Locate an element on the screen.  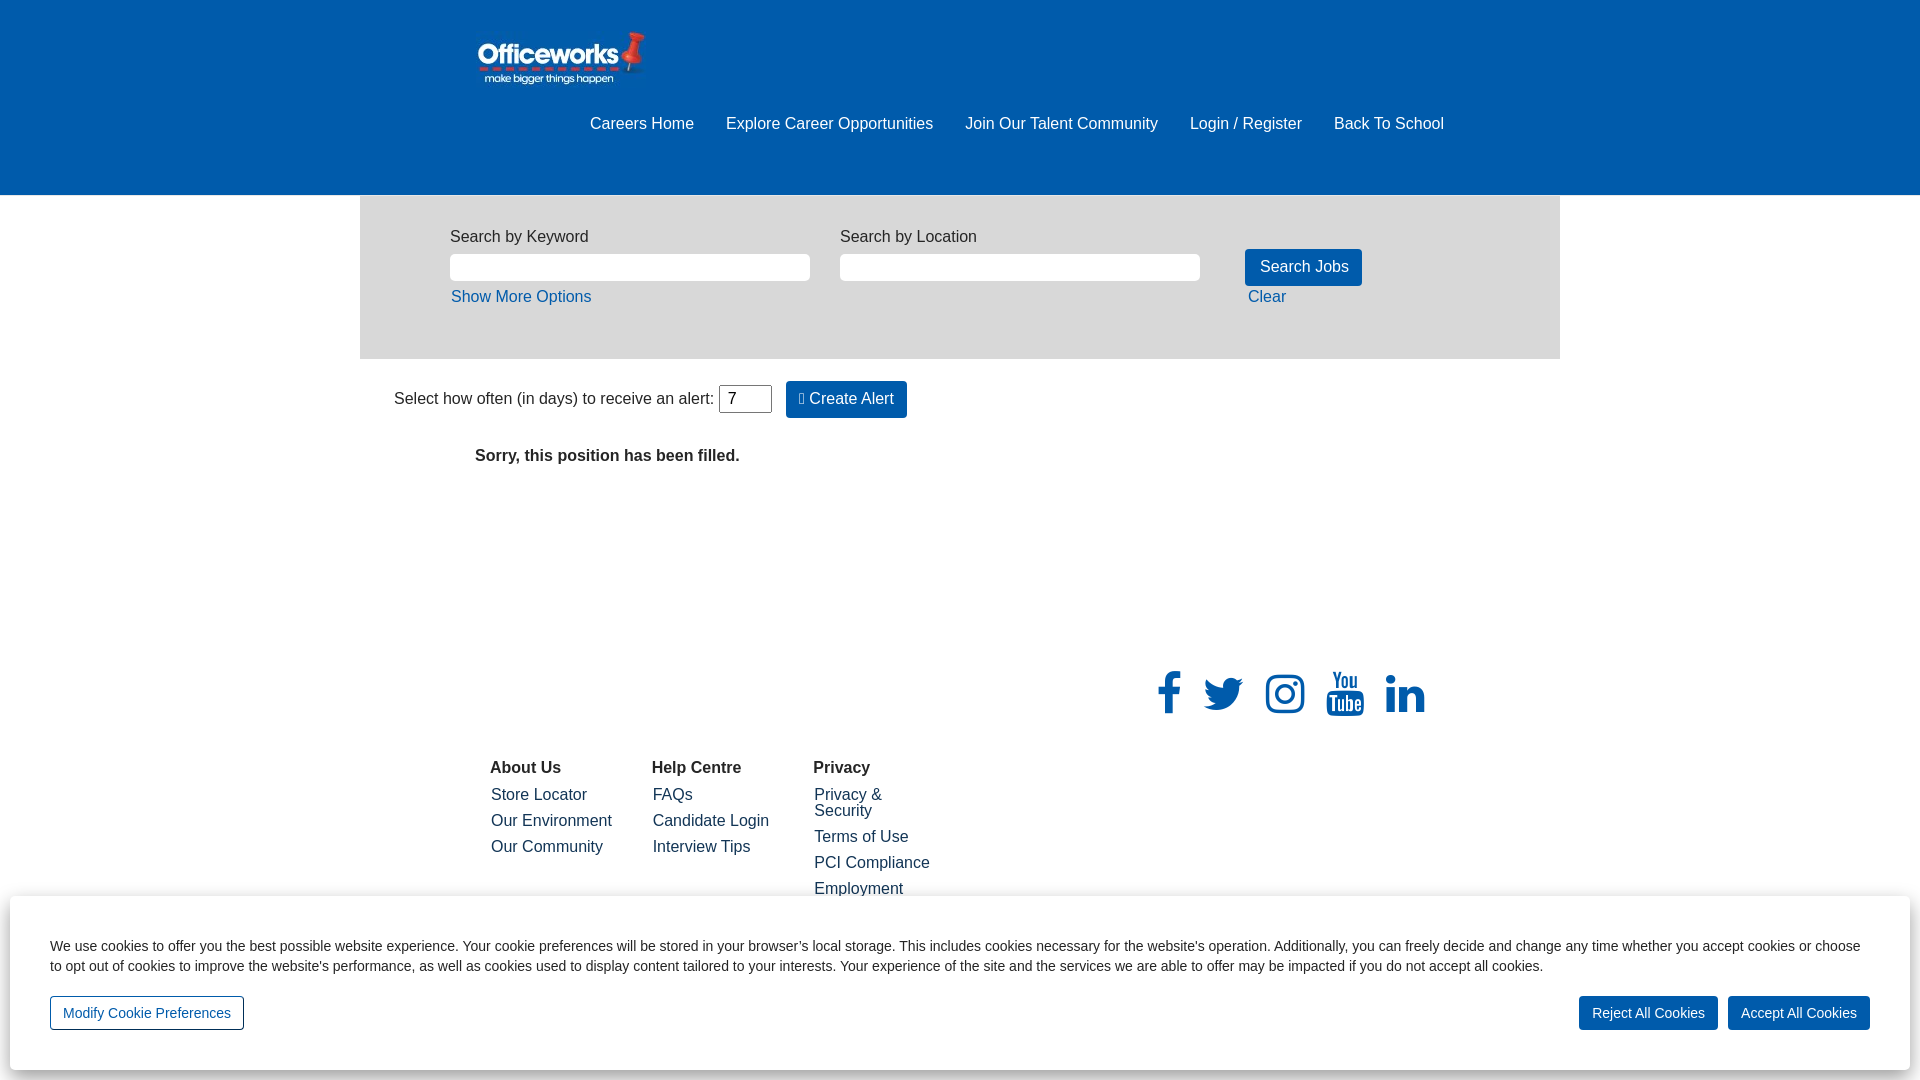
'Reject All Cookies' is located at coordinates (1648, 1013).